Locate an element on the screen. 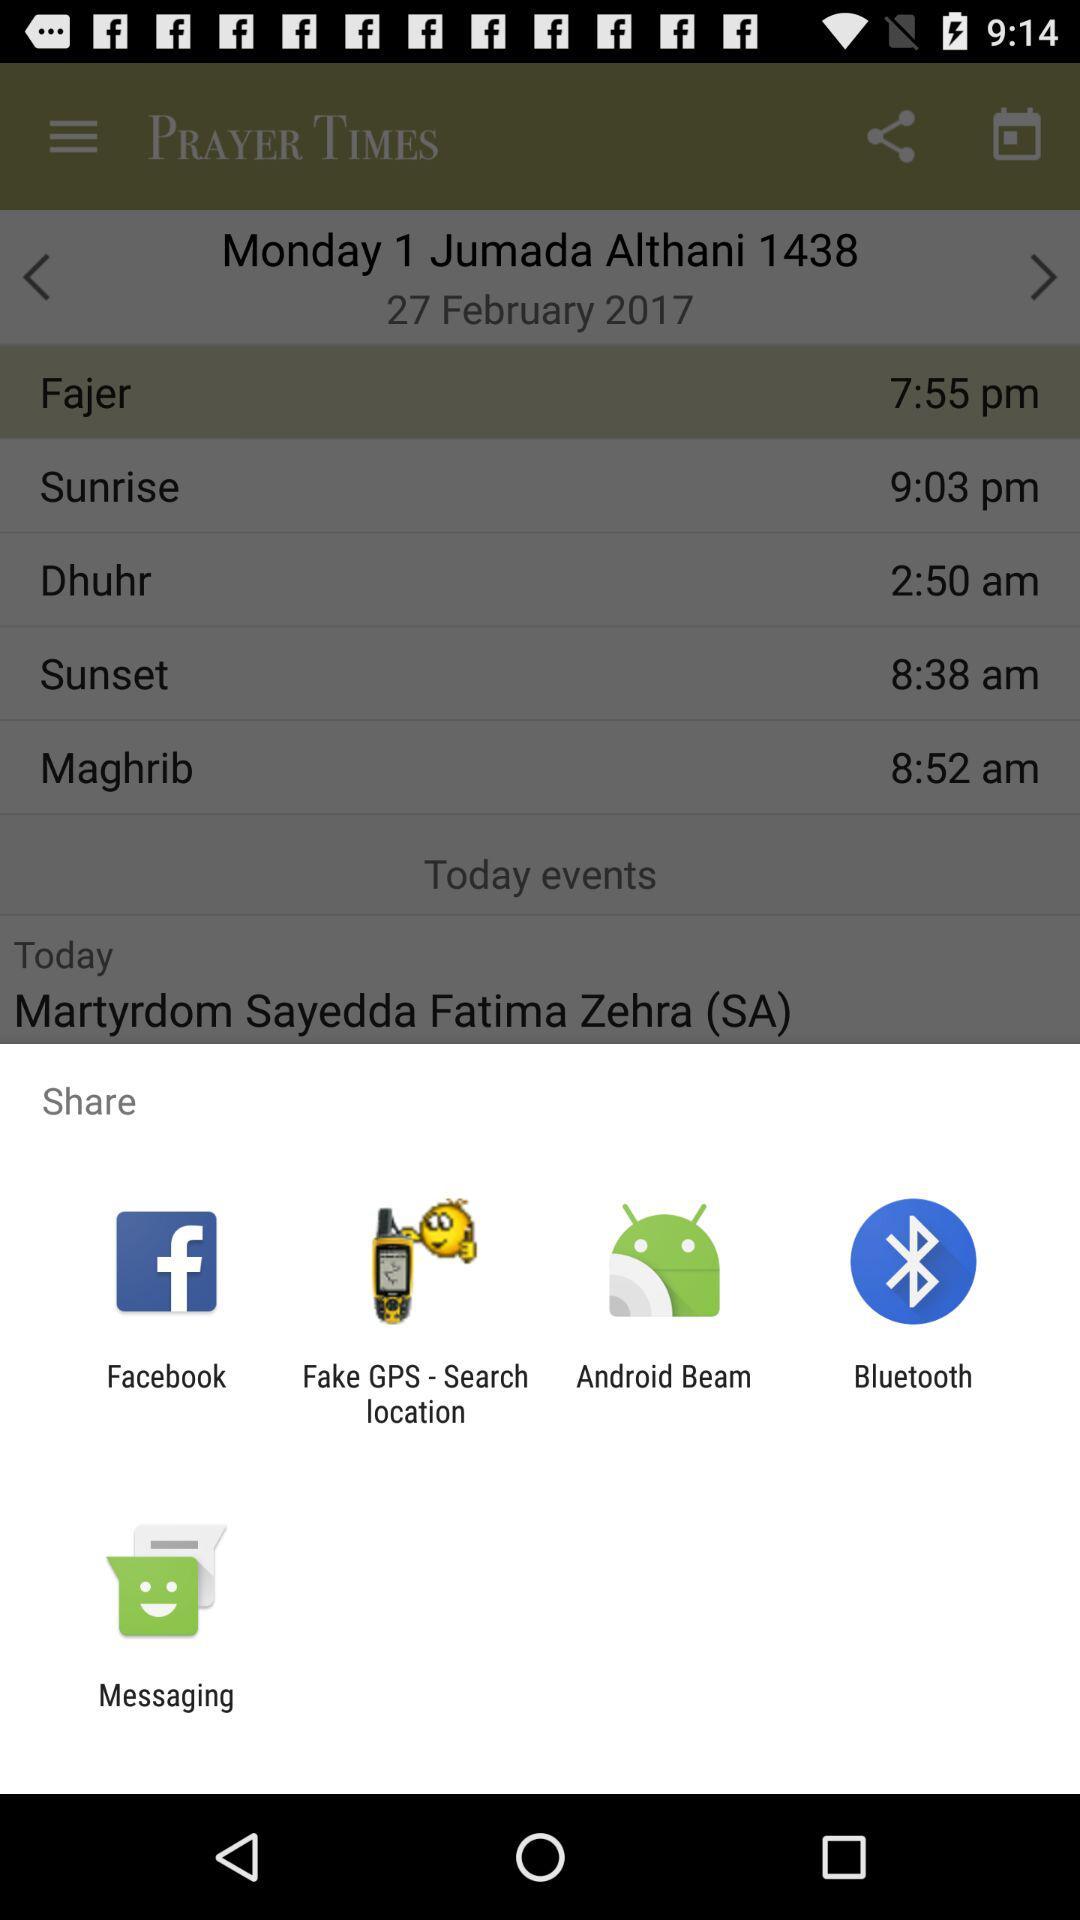 Image resolution: width=1080 pixels, height=1920 pixels. the bluetooth is located at coordinates (913, 1392).